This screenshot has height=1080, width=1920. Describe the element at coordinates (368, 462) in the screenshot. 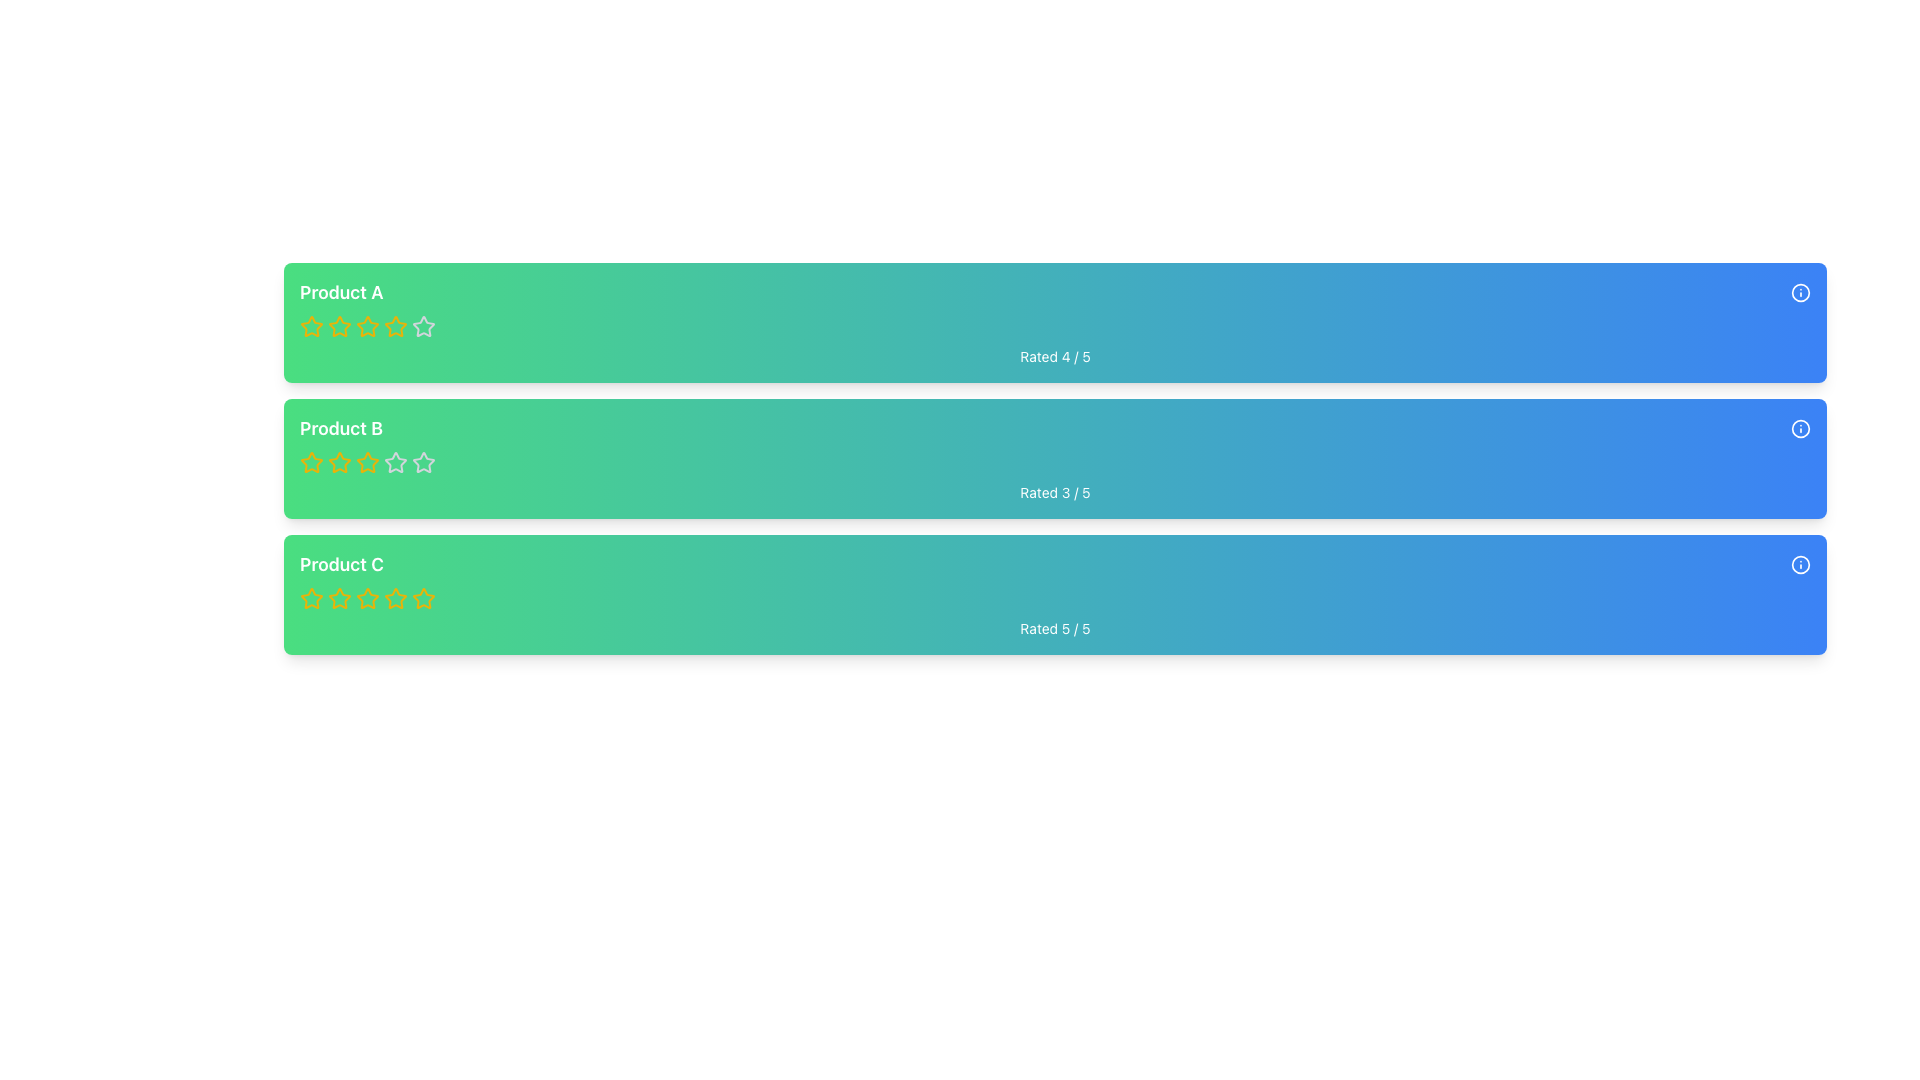

I see `the fourth star in the rating system for 'Product B' to update the rating` at that location.